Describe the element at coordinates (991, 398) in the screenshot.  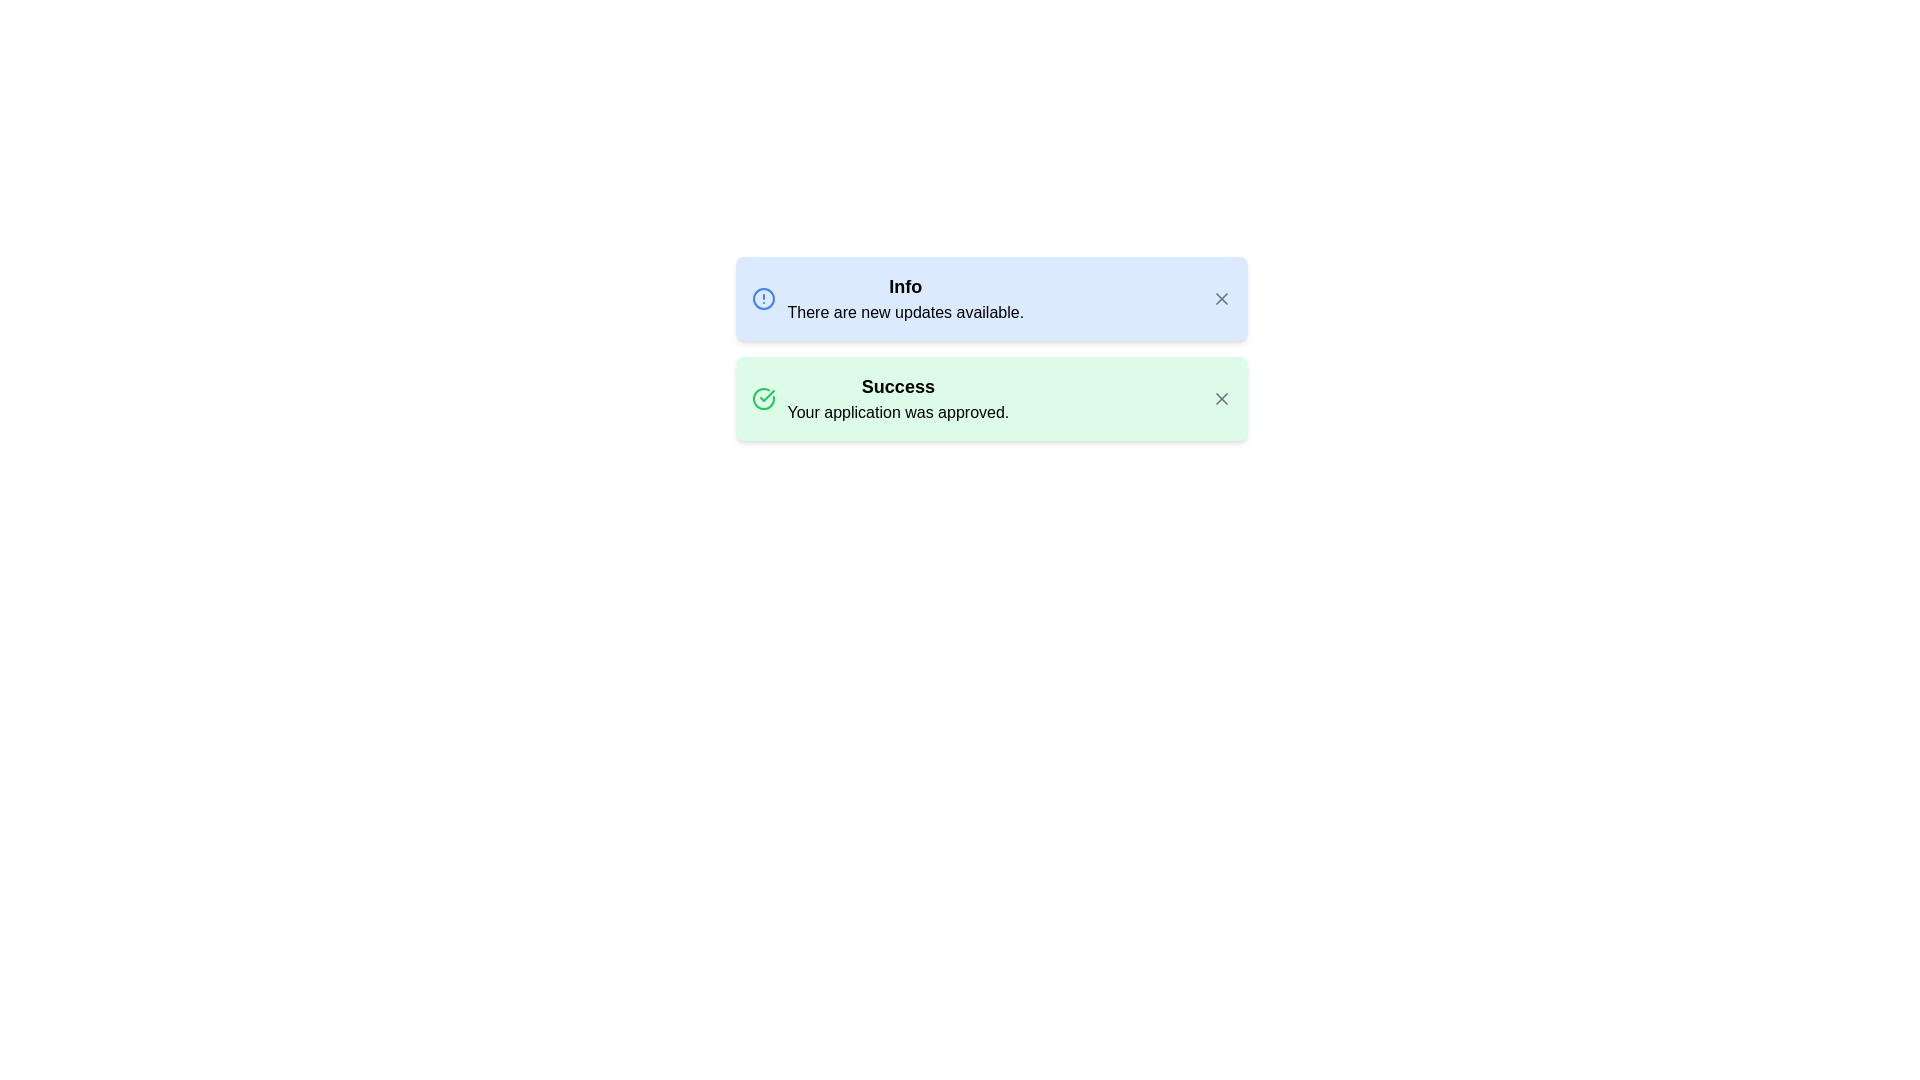
I see `the Notification box with a green background that contains a checkmark icon and the text 'Success' followed by 'Your application was approved.'` at that location.